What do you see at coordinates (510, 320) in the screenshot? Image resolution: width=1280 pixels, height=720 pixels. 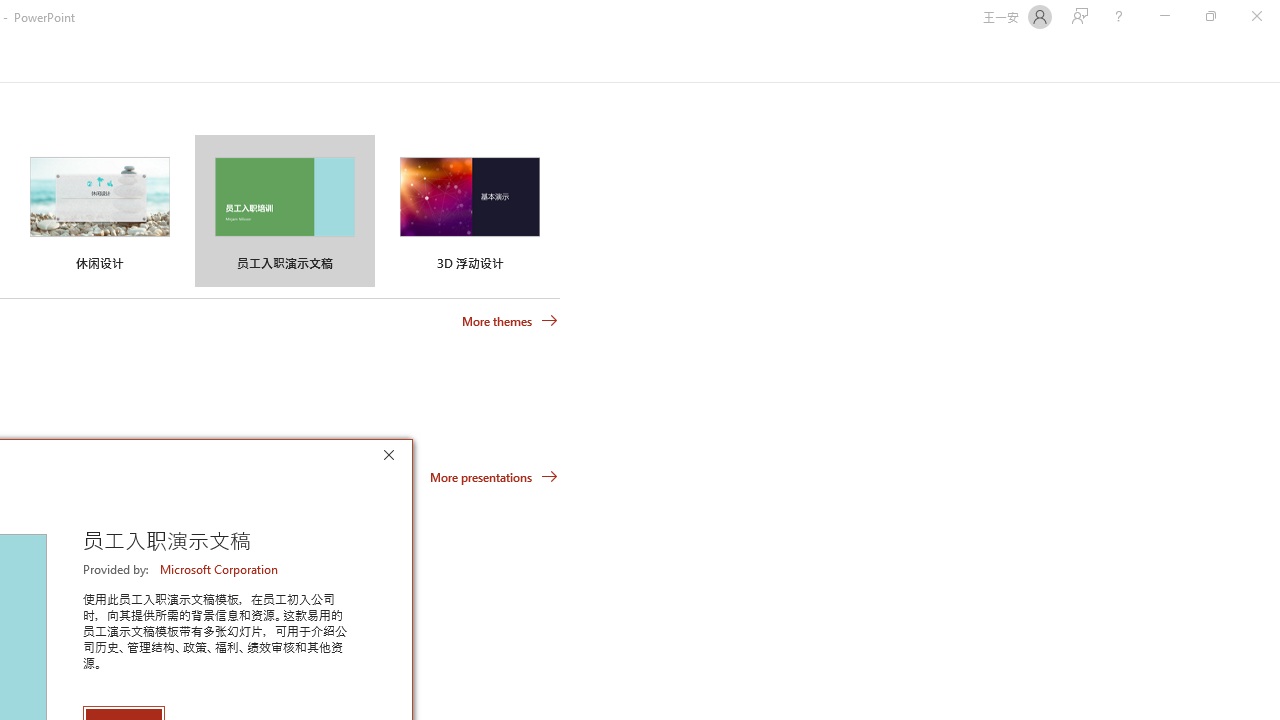 I see `'More themes'` at bounding box center [510, 320].